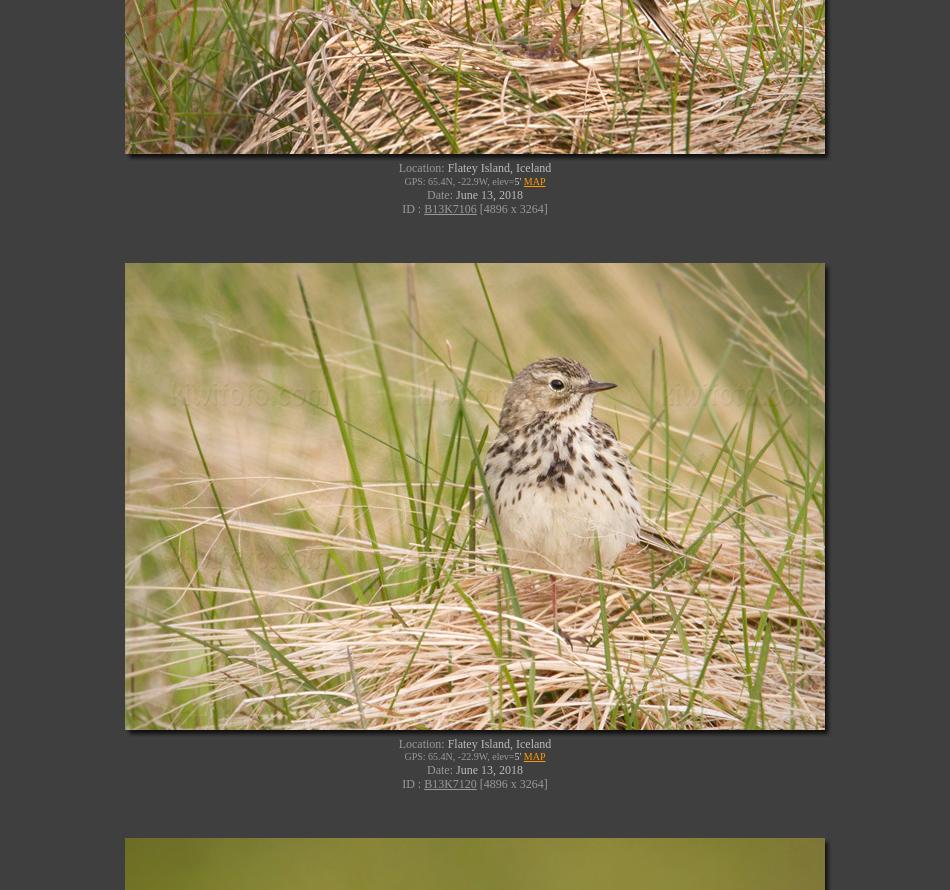 Image resolution: width=950 pixels, height=890 pixels. What do you see at coordinates (449, 208) in the screenshot?
I see `'B13K7106'` at bounding box center [449, 208].